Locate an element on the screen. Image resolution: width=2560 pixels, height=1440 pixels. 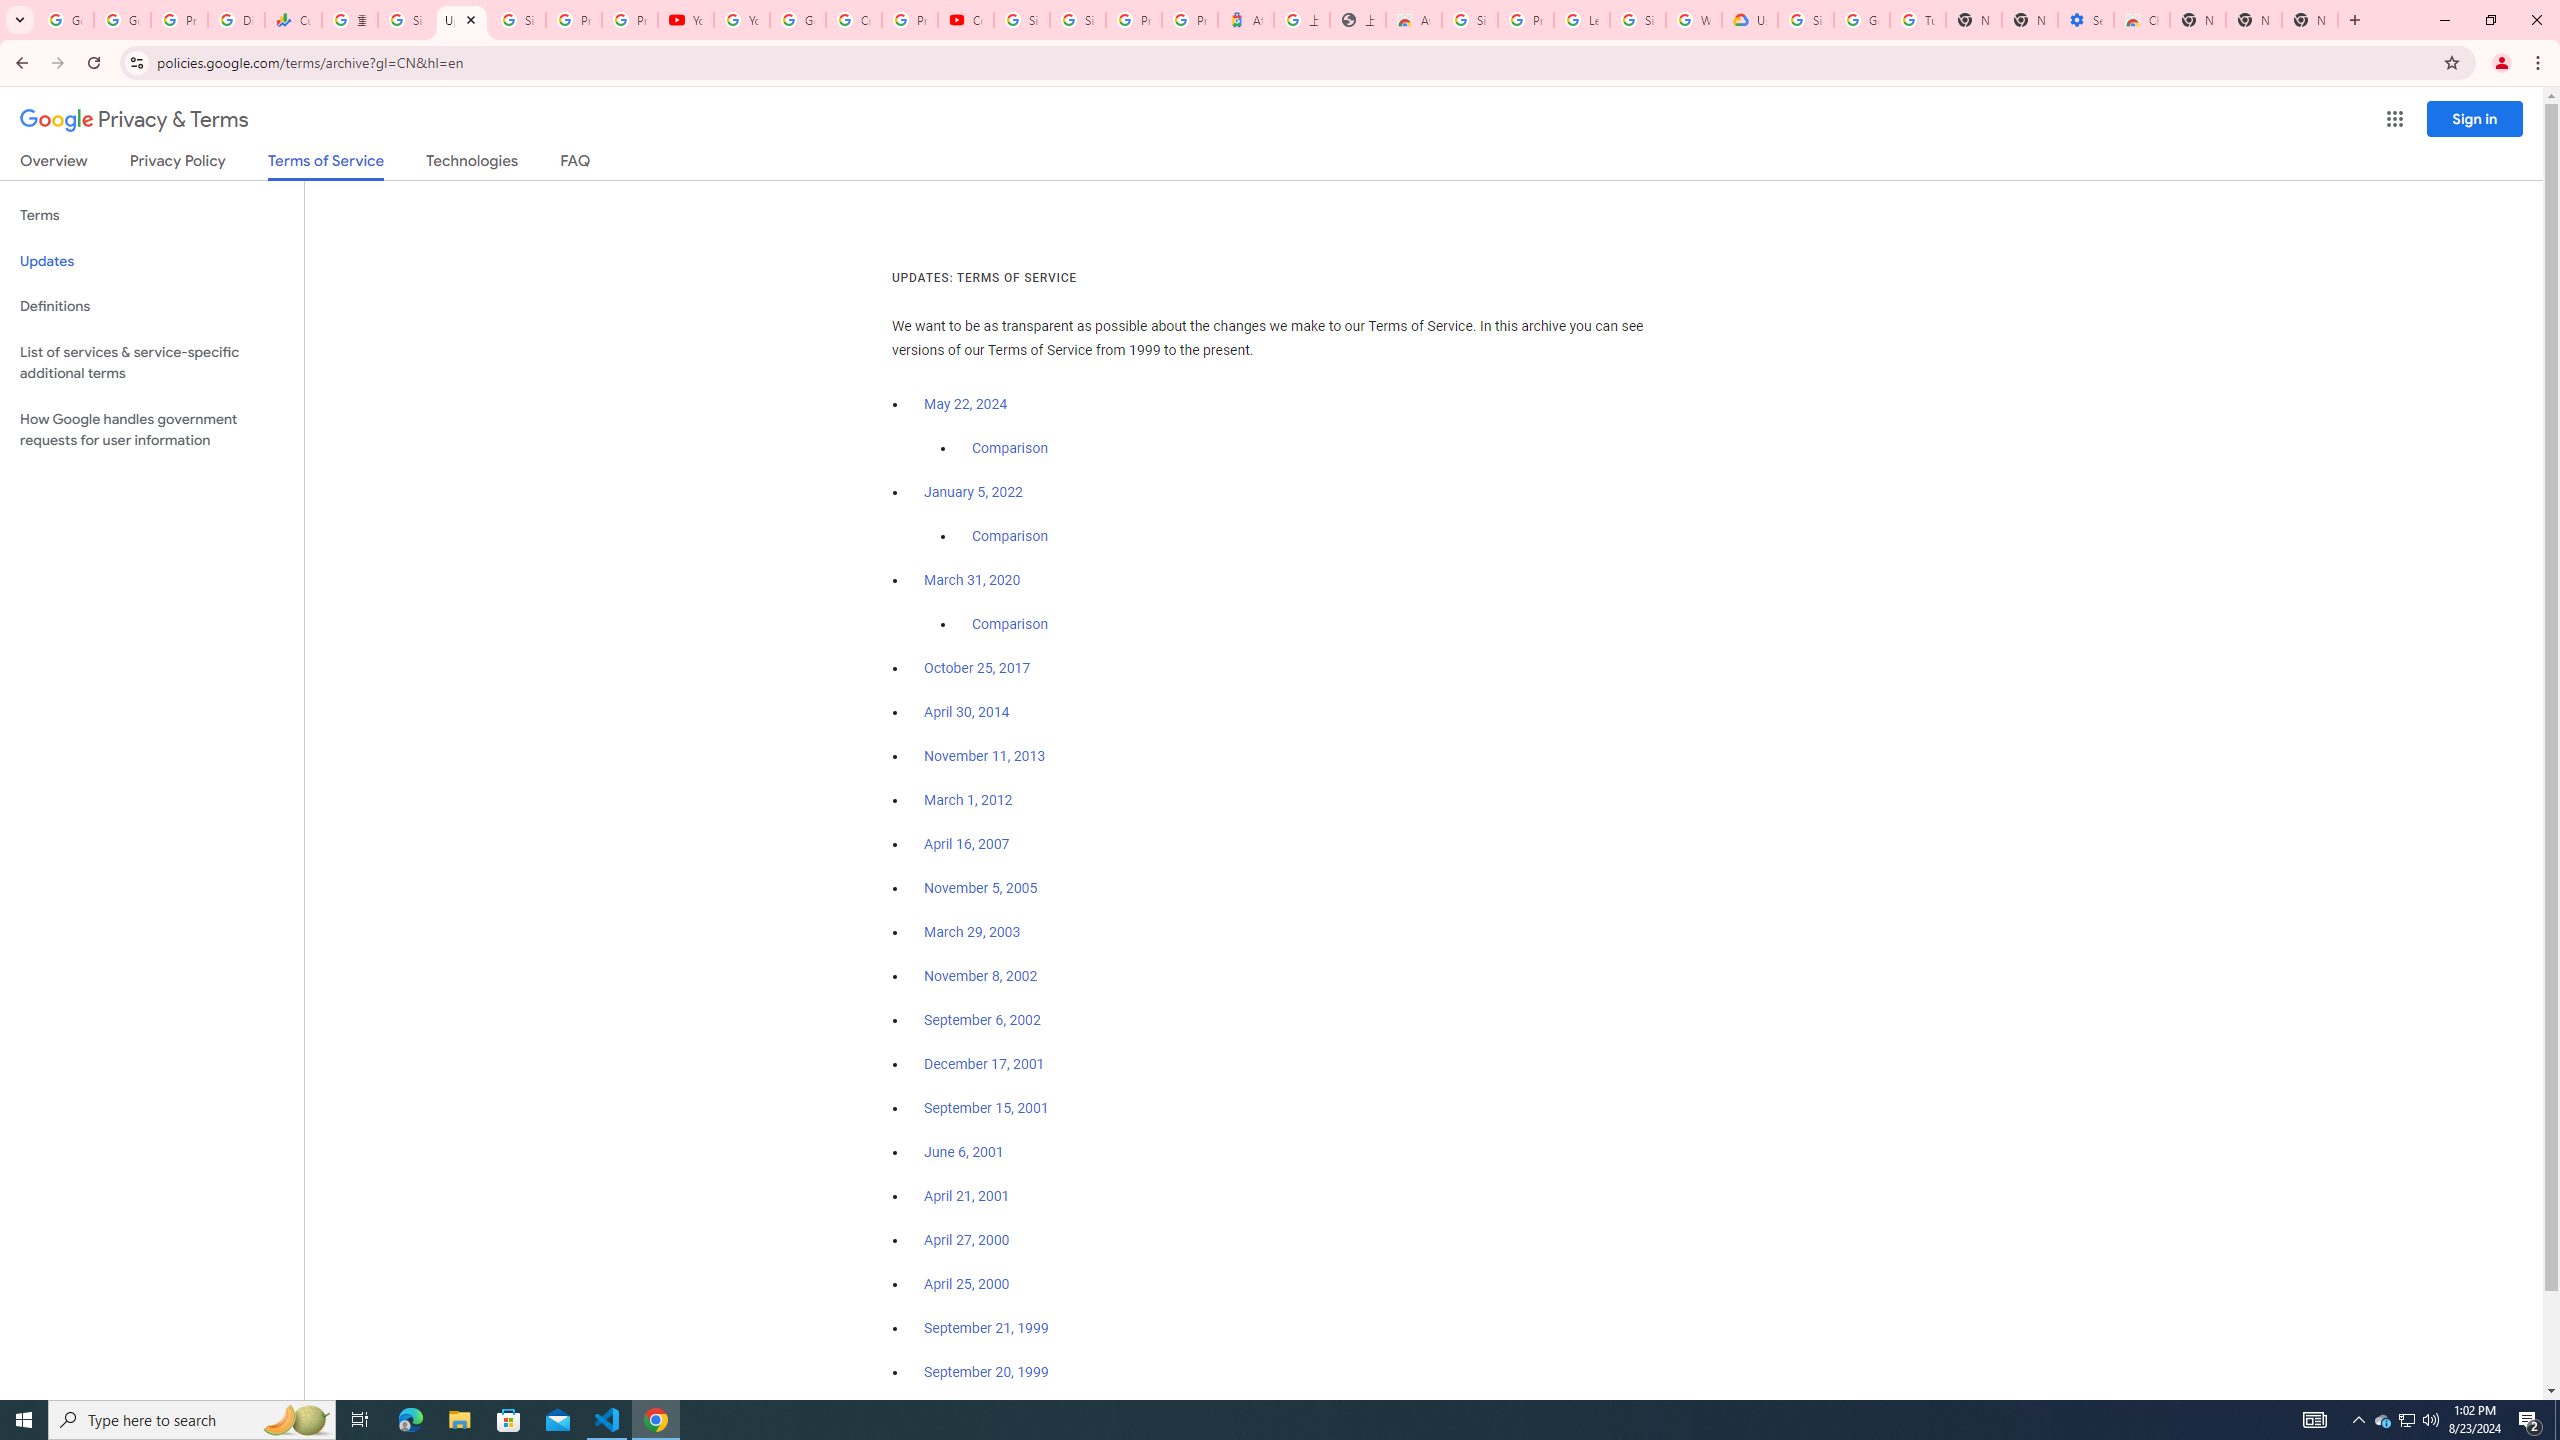
'October 25, 2017' is located at coordinates (977, 667).